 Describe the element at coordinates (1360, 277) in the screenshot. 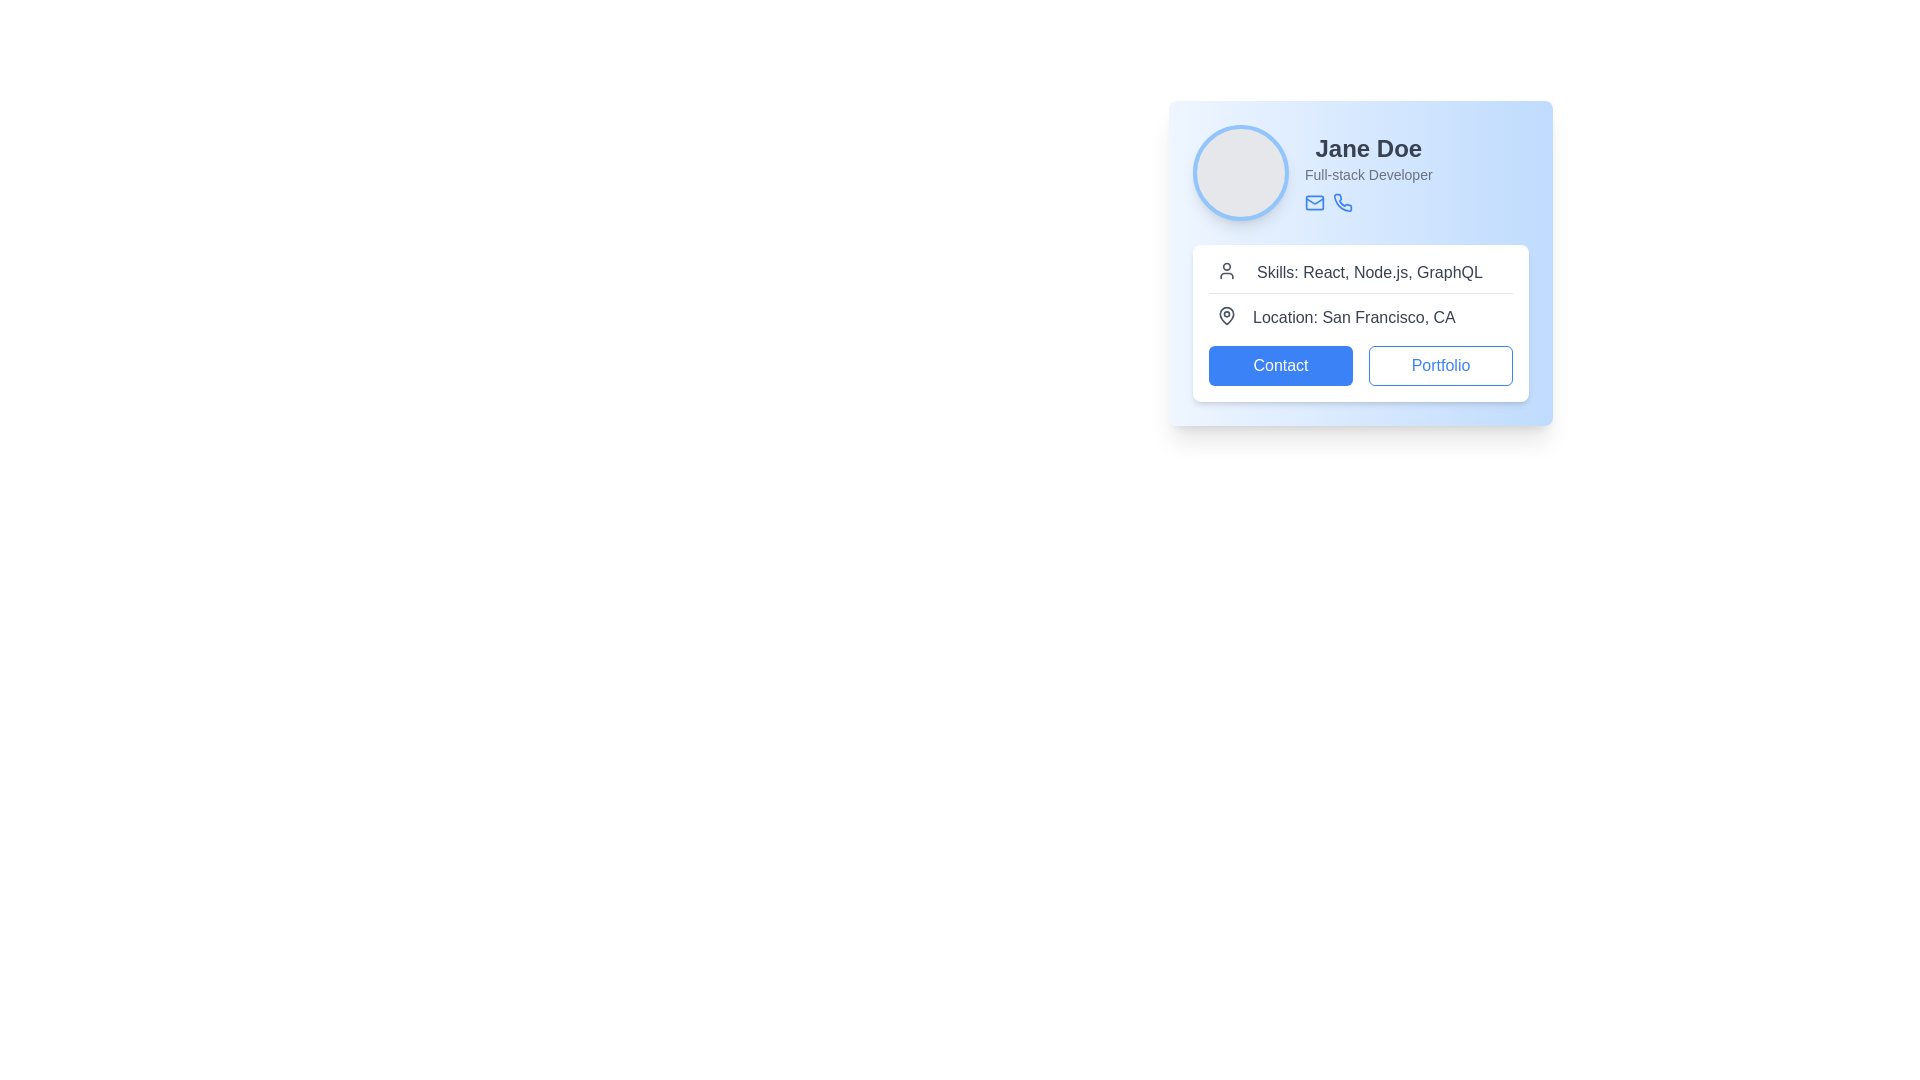

I see `the Text information block that communicates the skills of an individual, located above the 'Location: San Francisco, CA' section` at that location.